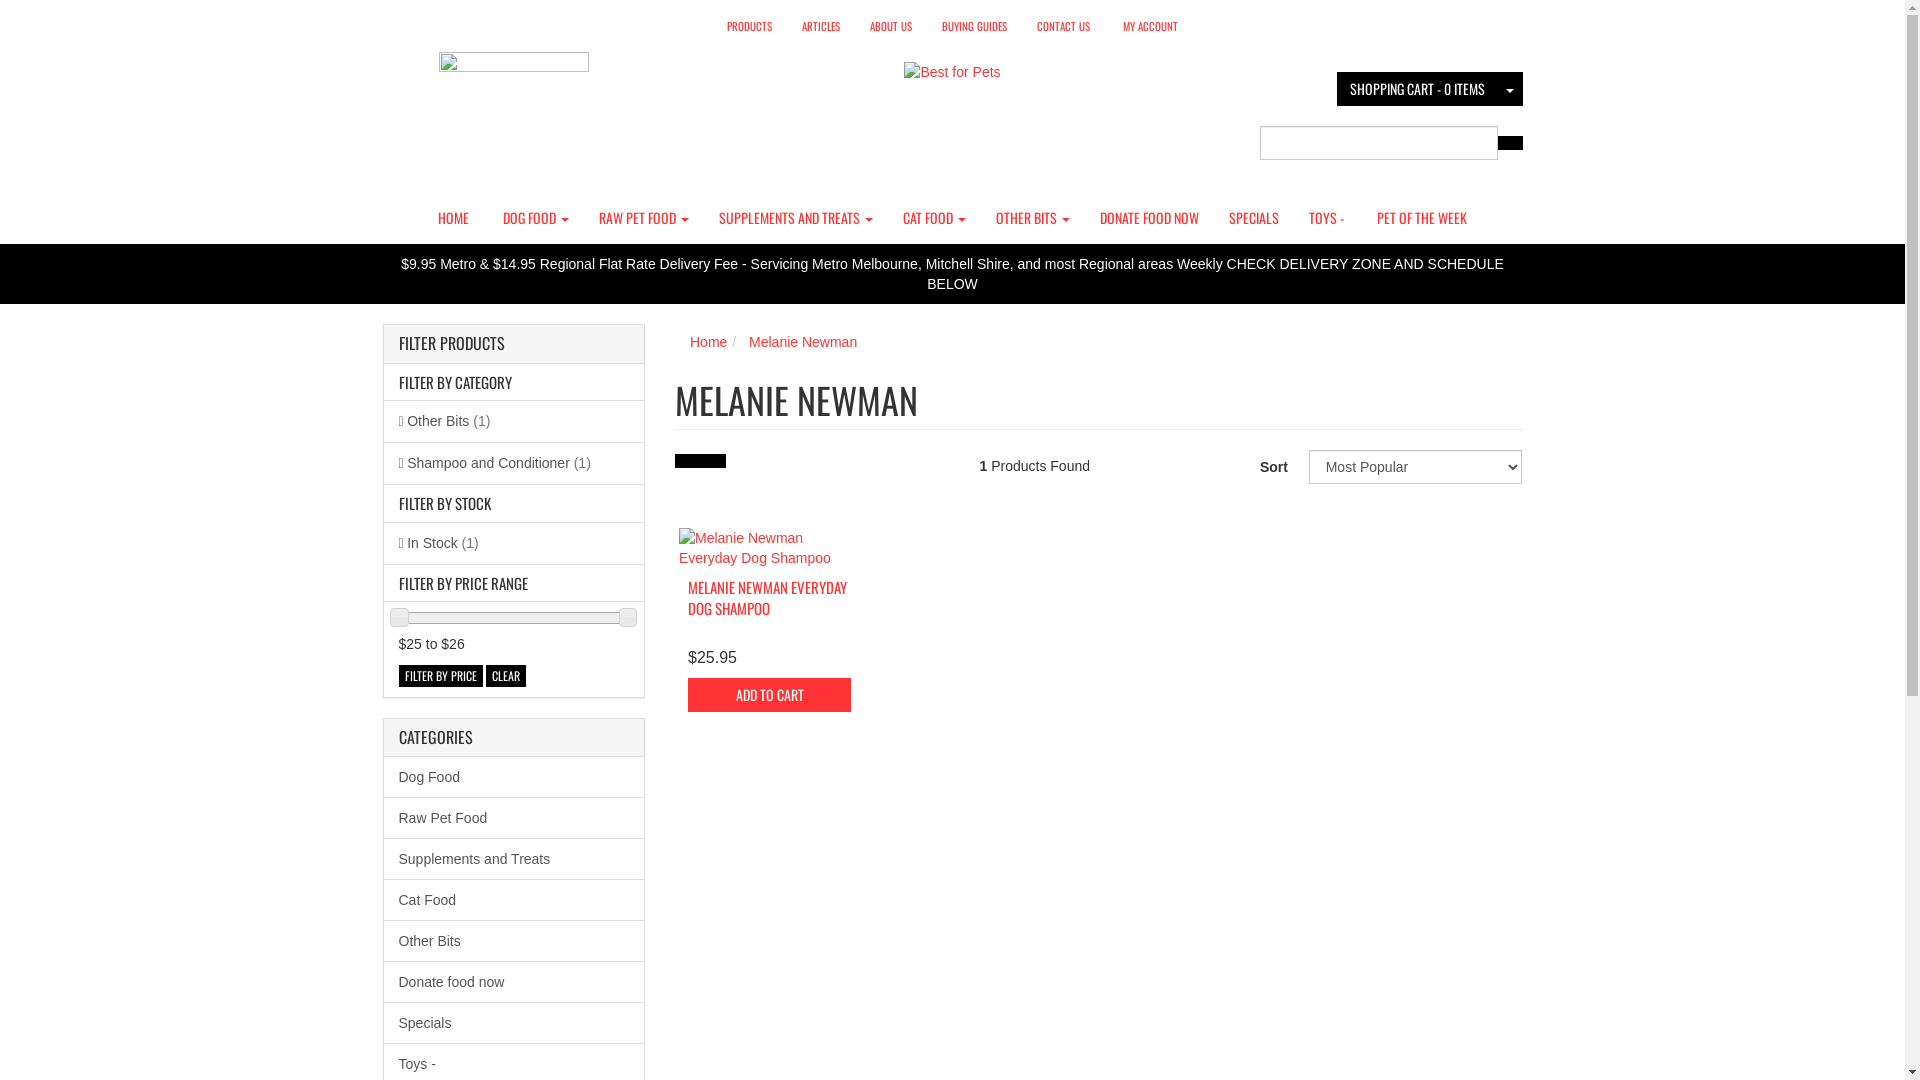  Describe the element at coordinates (1508, 141) in the screenshot. I see `'Search'` at that location.